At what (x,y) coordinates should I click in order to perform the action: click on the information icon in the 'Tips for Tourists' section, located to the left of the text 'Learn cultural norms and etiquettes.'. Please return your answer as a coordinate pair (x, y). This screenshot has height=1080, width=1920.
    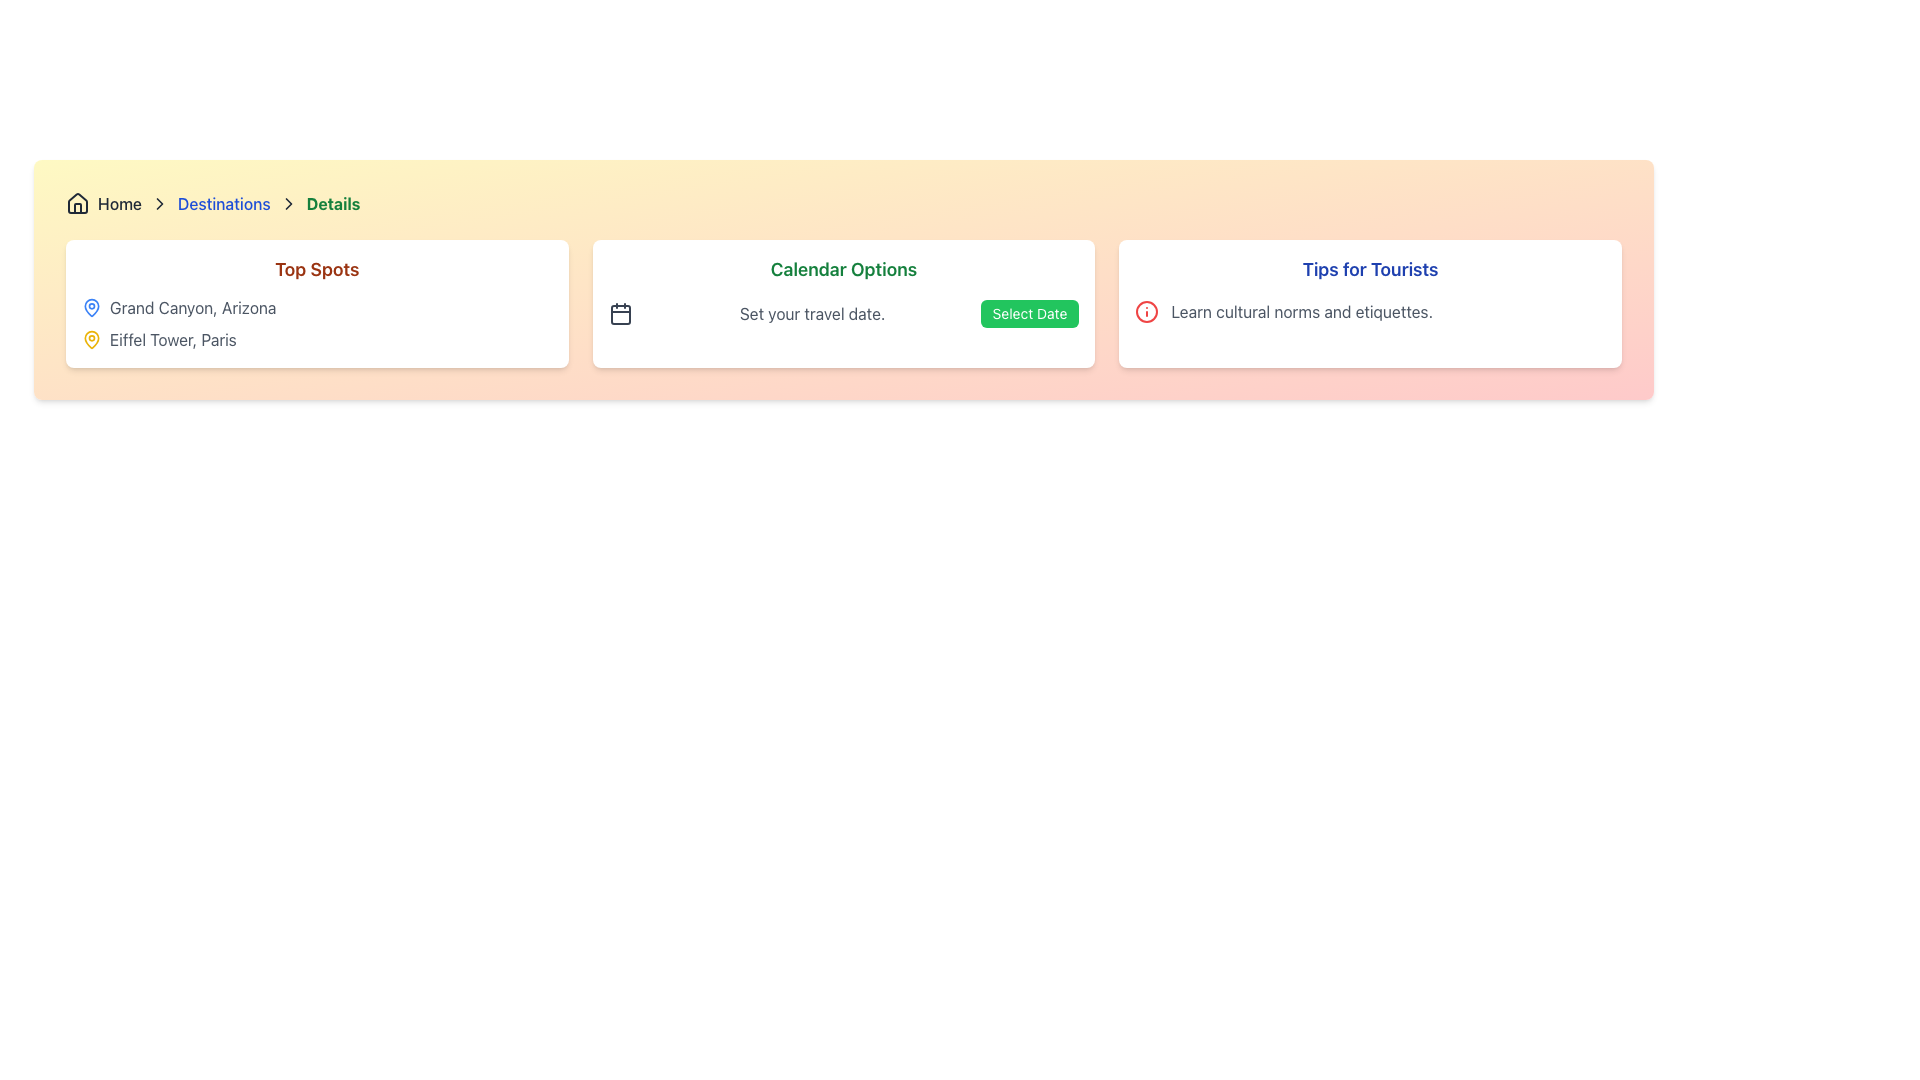
    Looking at the image, I should click on (1147, 312).